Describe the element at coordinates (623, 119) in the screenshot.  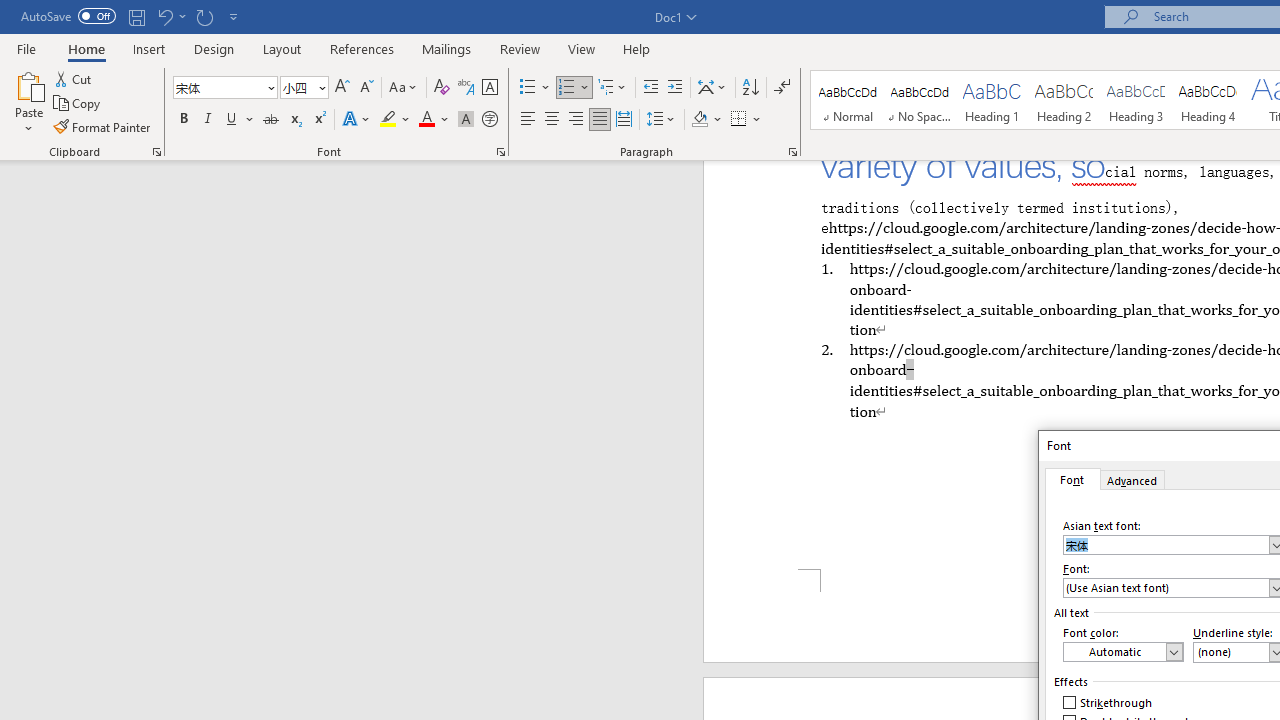
I see `'Distributed'` at that location.